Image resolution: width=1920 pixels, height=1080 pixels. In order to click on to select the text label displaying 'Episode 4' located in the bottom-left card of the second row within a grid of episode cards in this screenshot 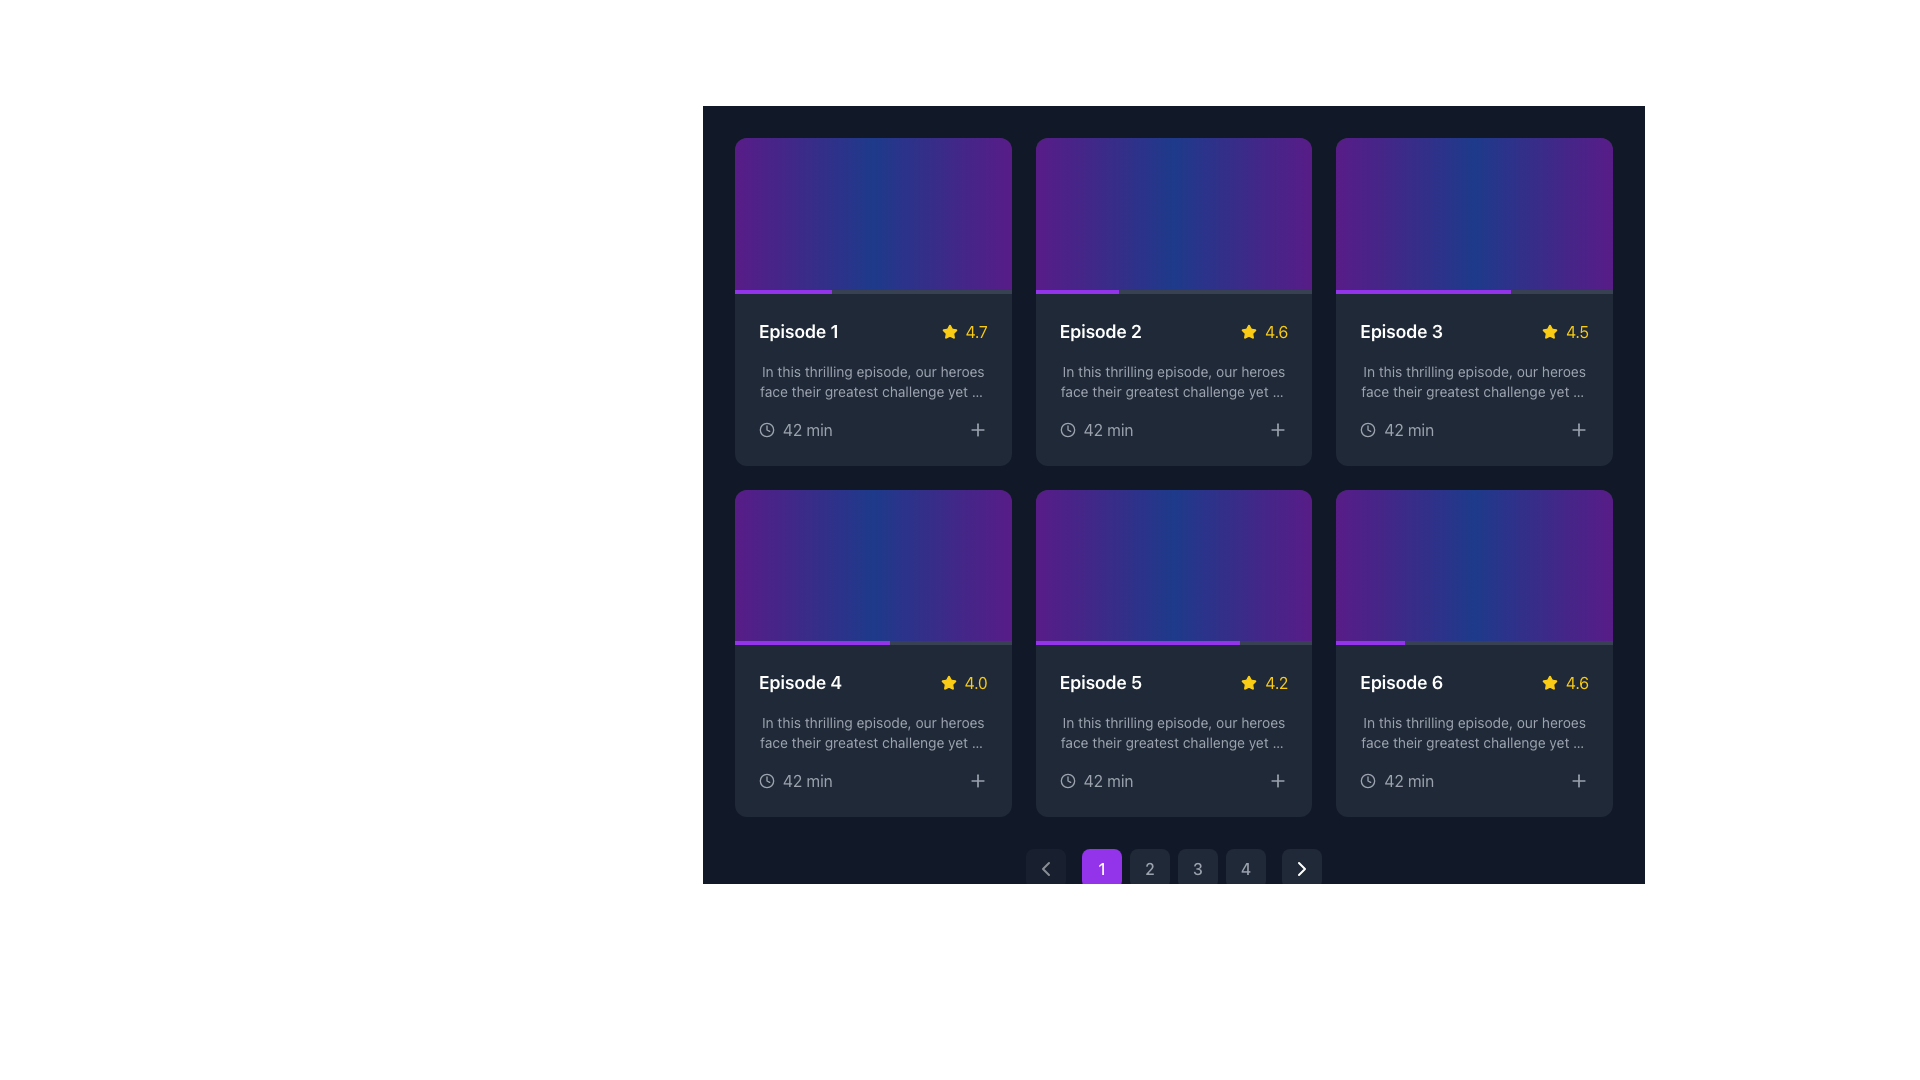, I will do `click(800, 682)`.